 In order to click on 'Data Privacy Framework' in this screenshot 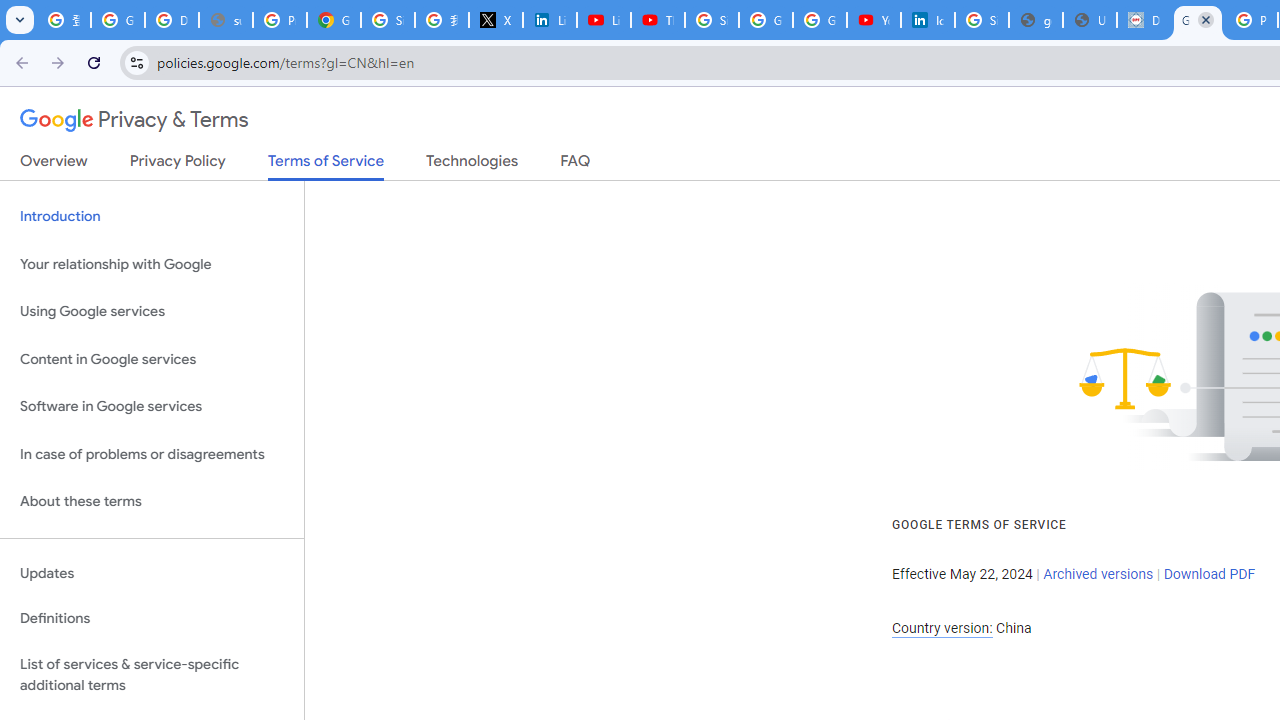, I will do `click(1144, 20)`.